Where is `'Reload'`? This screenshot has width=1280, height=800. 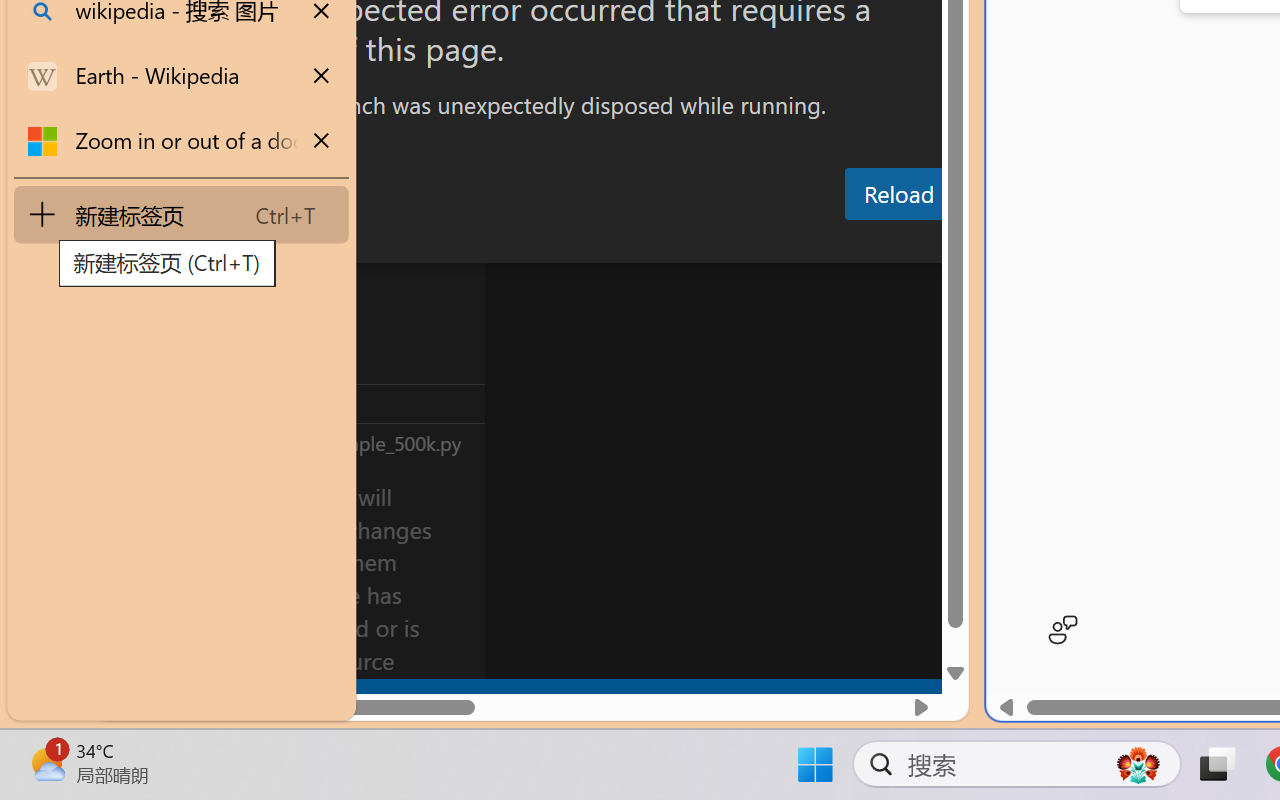
'Reload' is located at coordinates (897, 192).